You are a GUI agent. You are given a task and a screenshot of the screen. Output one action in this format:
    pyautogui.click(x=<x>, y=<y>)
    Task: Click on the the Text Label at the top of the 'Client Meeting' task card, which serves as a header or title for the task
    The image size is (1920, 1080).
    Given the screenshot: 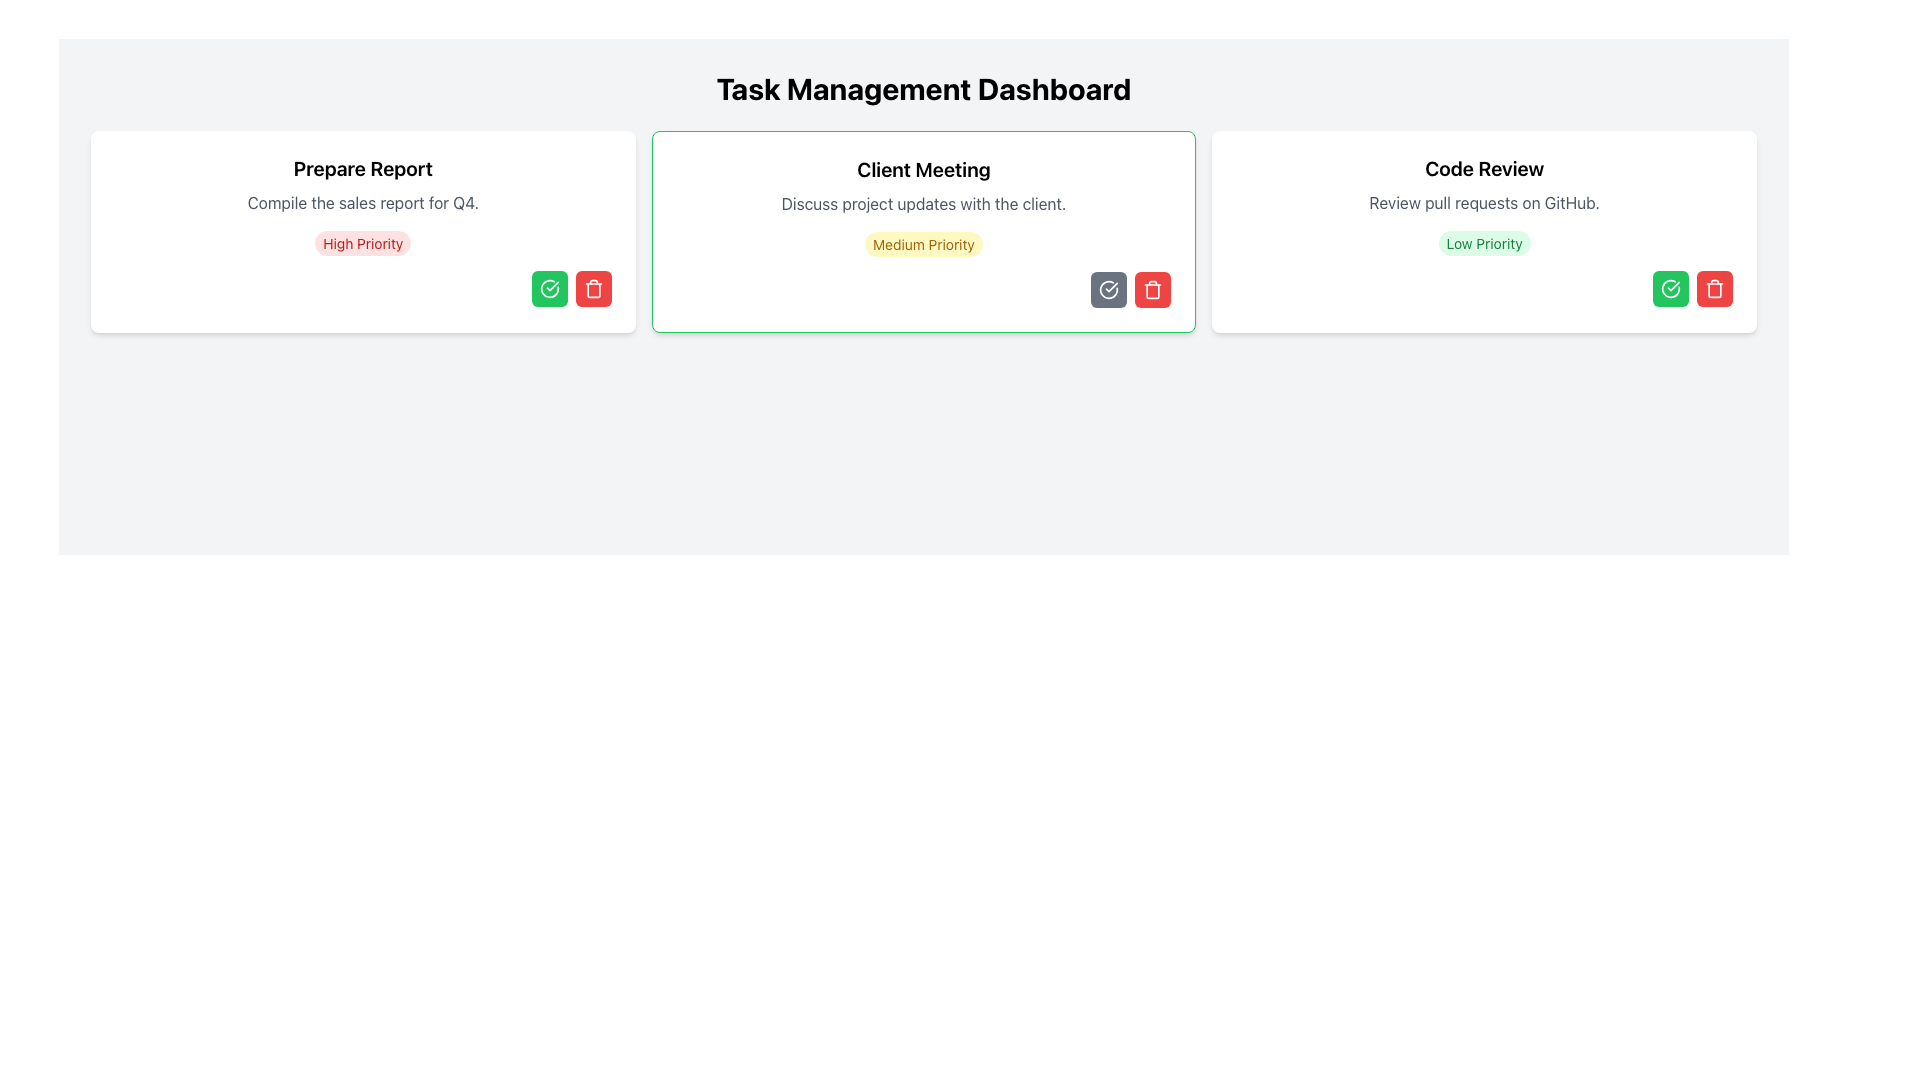 What is the action you would take?
    pyautogui.click(x=922, y=168)
    